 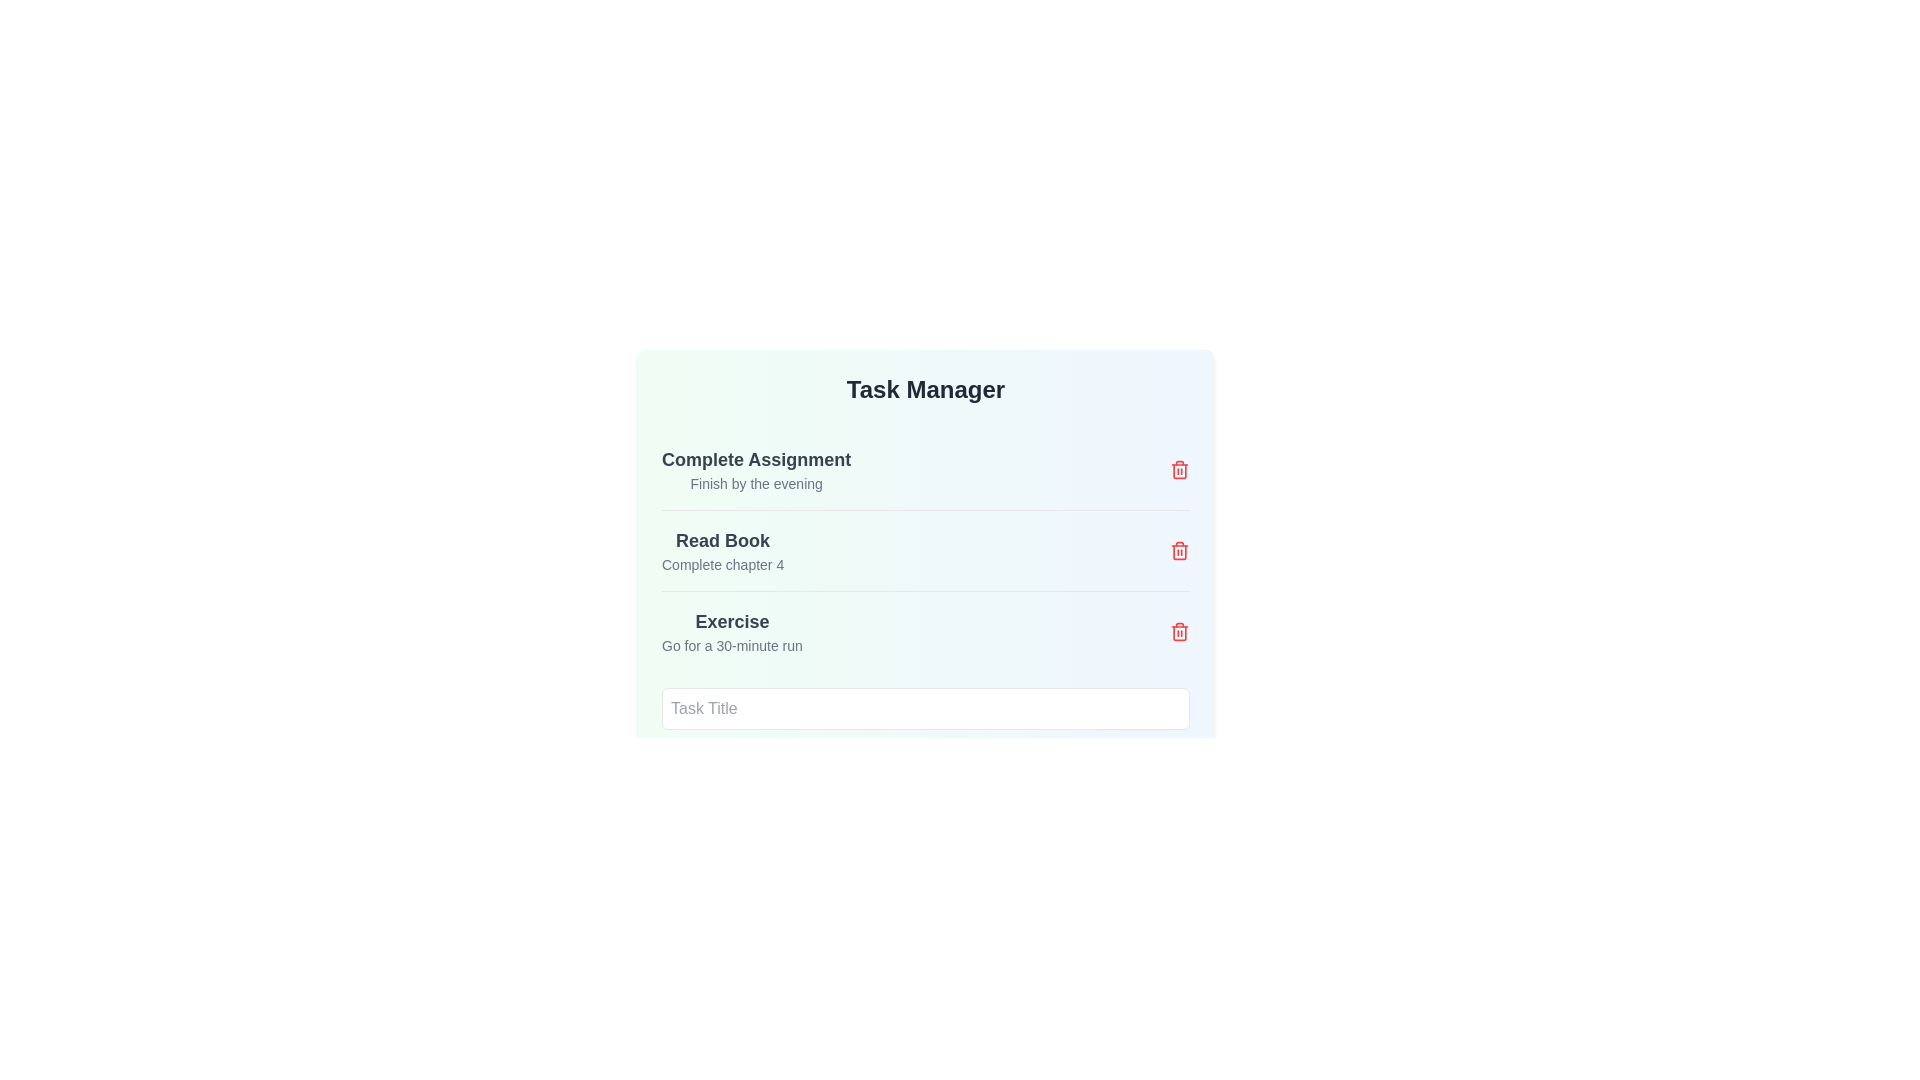 I want to click on the Text label that provides additional descriptive information related to the 'Read Book' task, positioned below and slightly indented to the right of the 'Read Book' text, so click(x=722, y=564).